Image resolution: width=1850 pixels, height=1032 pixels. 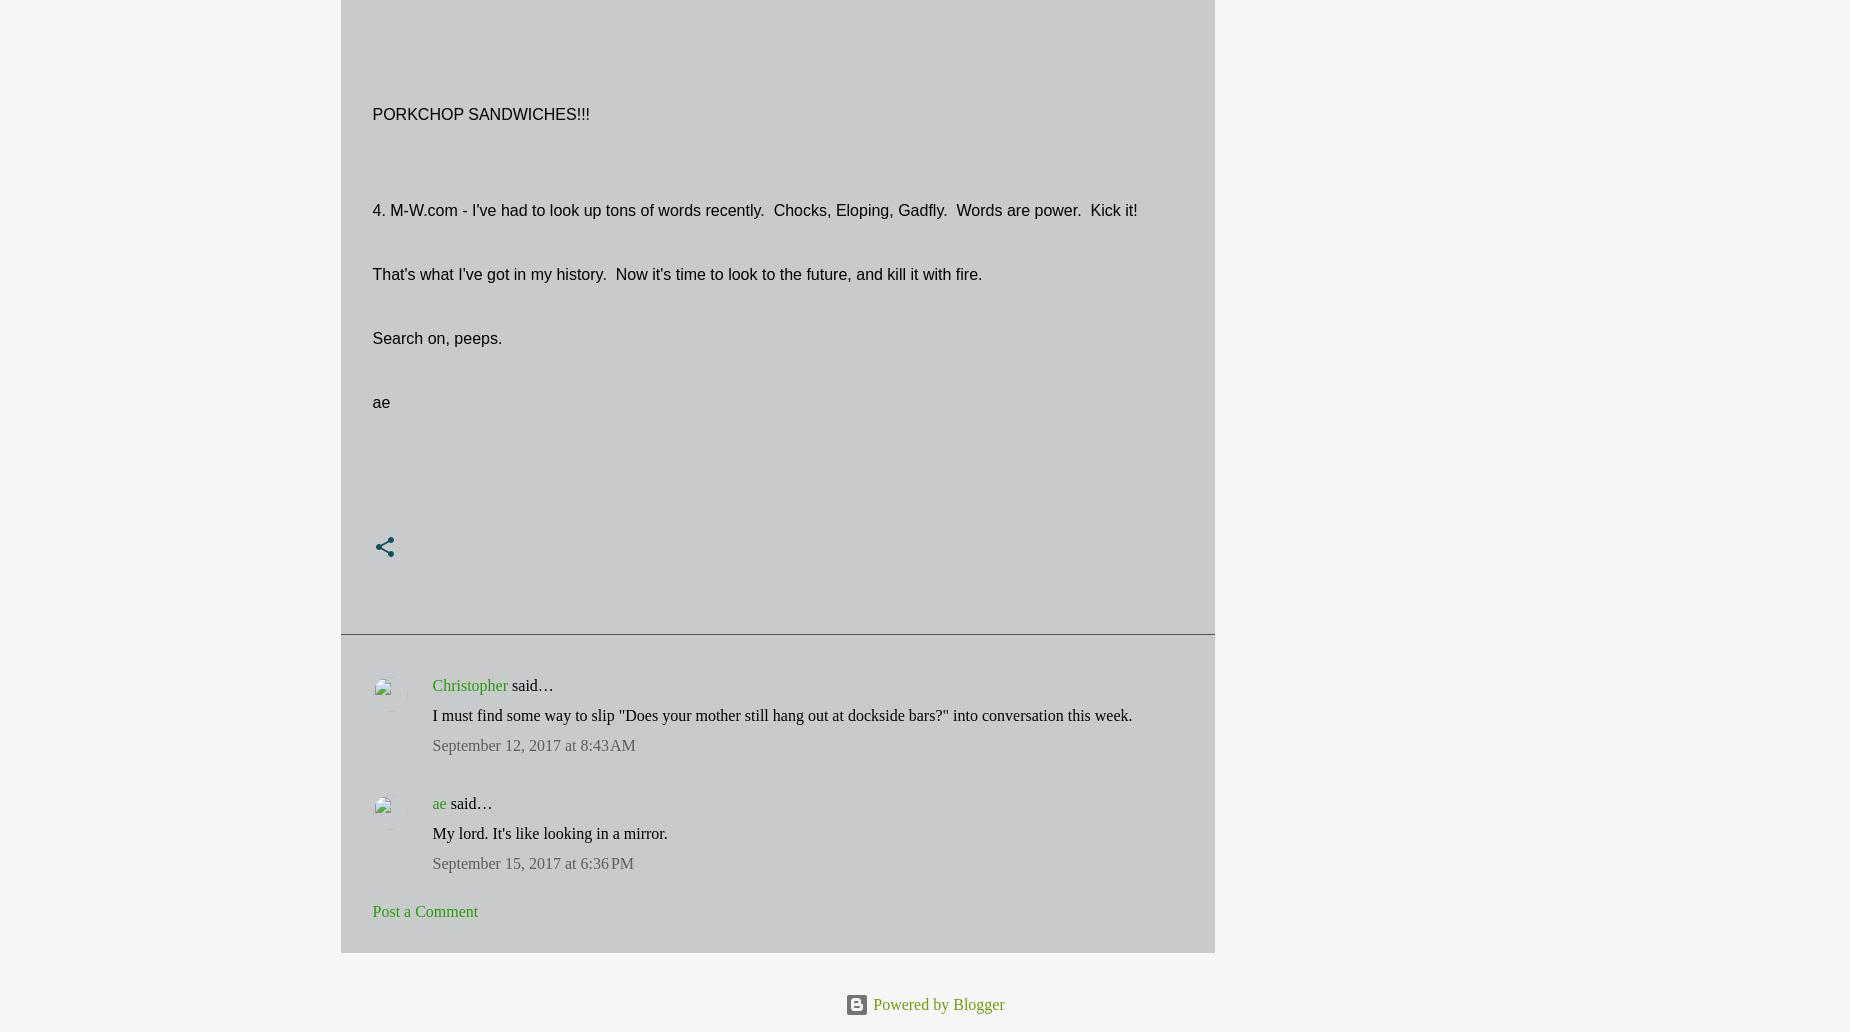 What do you see at coordinates (781, 714) in the screenshot?
I see `'I must find some way to slip "Does your mother still hang out at dockside bars?" into conversation this week.'` at bounding box center [781, 714].